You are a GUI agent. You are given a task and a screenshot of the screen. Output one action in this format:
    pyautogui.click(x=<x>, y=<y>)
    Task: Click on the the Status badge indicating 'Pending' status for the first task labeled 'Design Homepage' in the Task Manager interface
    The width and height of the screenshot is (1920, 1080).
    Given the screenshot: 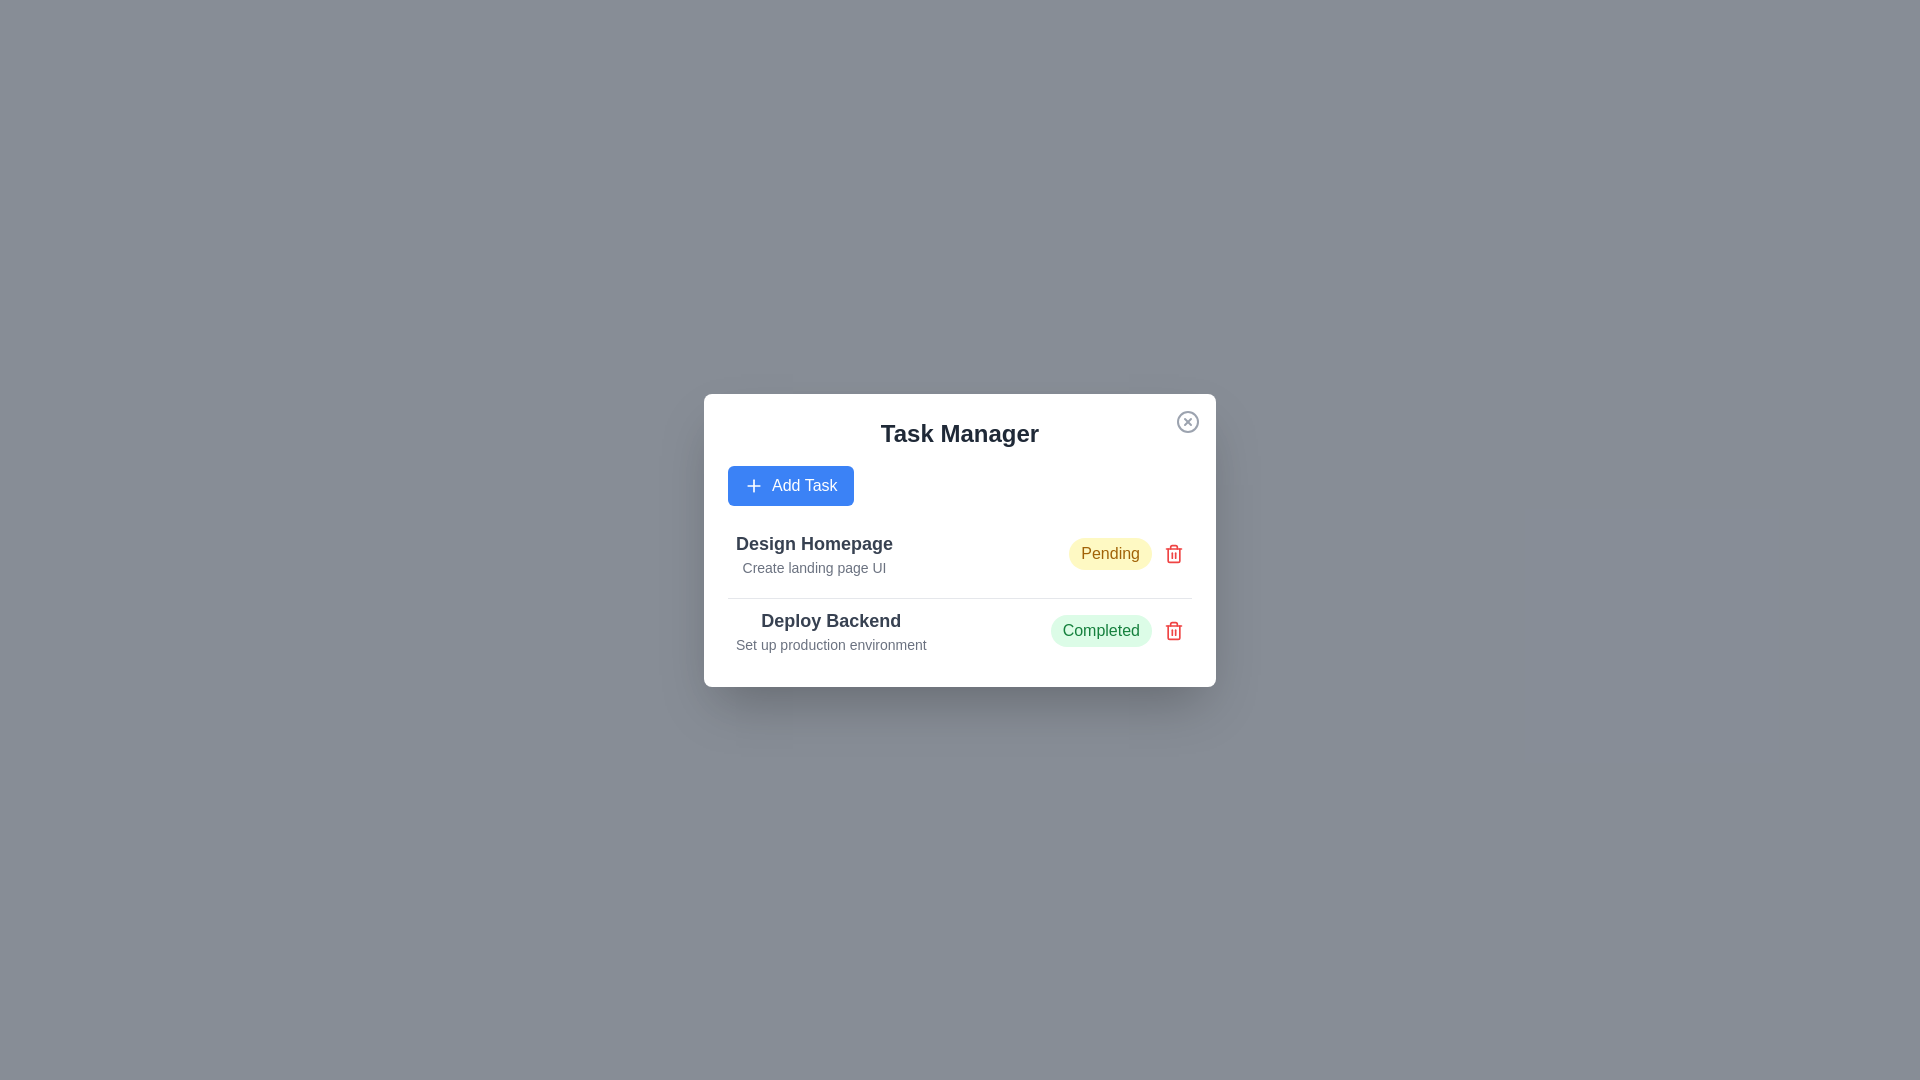 What is the action you would take?
    pyautogui.click(x=1126, y=553)
    